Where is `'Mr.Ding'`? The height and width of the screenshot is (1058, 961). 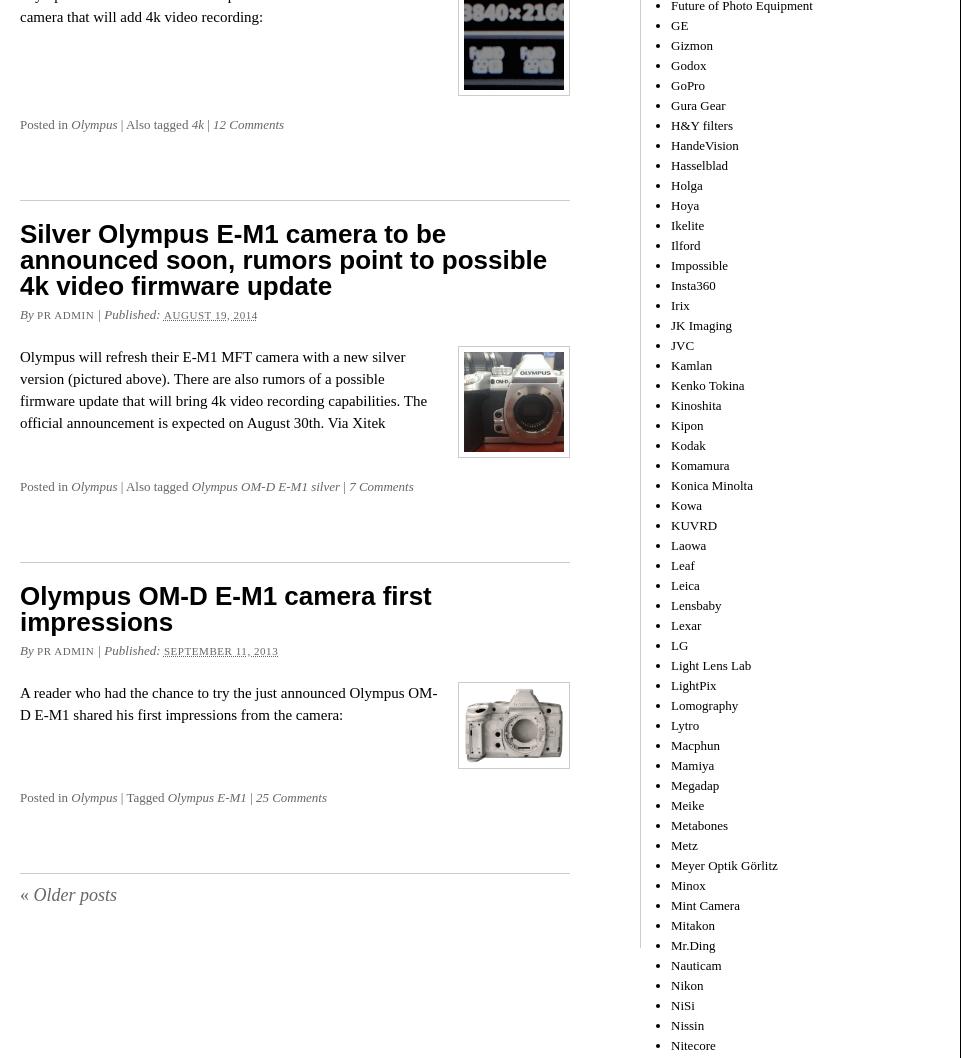
'Mr.Ding' is located at coordinates (691, 944).